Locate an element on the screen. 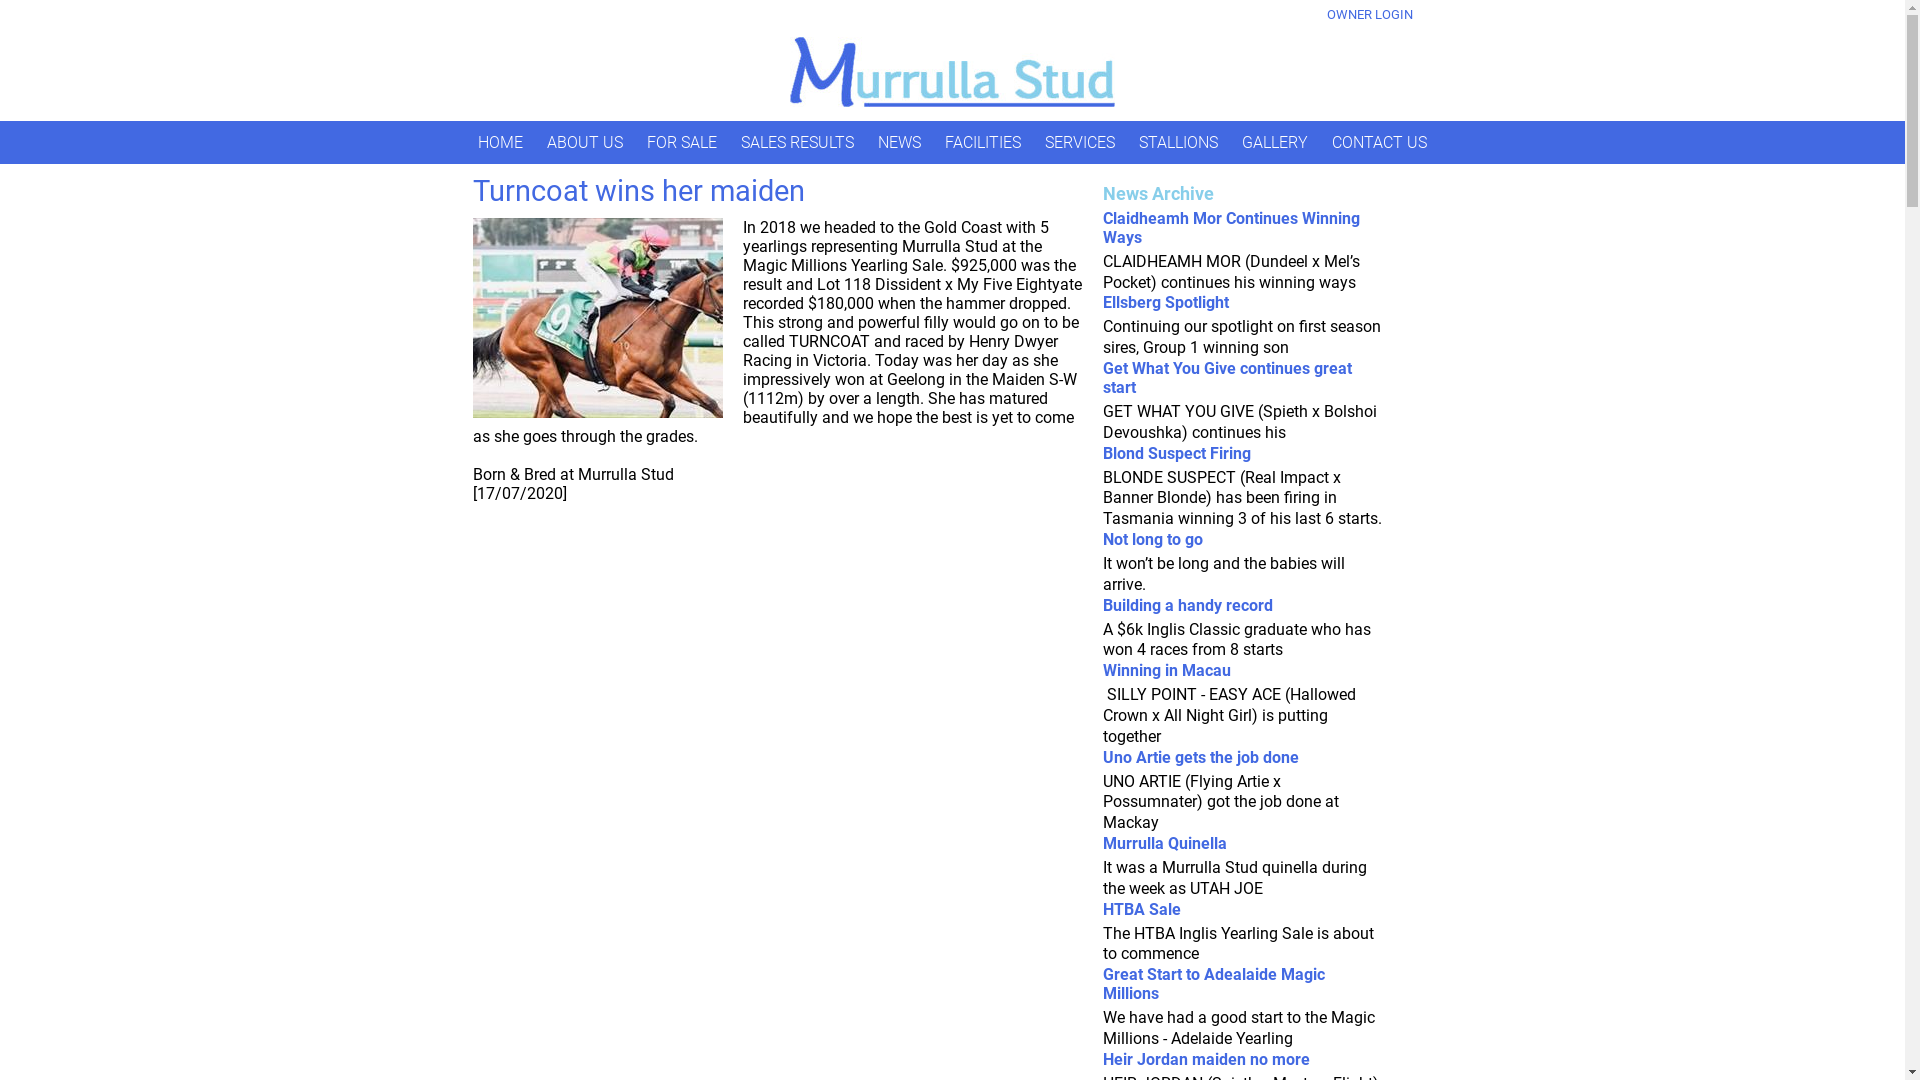 The width and height of the screenshot is (1920, 1080). 'NEWS' is located at coordinates (903, 141).